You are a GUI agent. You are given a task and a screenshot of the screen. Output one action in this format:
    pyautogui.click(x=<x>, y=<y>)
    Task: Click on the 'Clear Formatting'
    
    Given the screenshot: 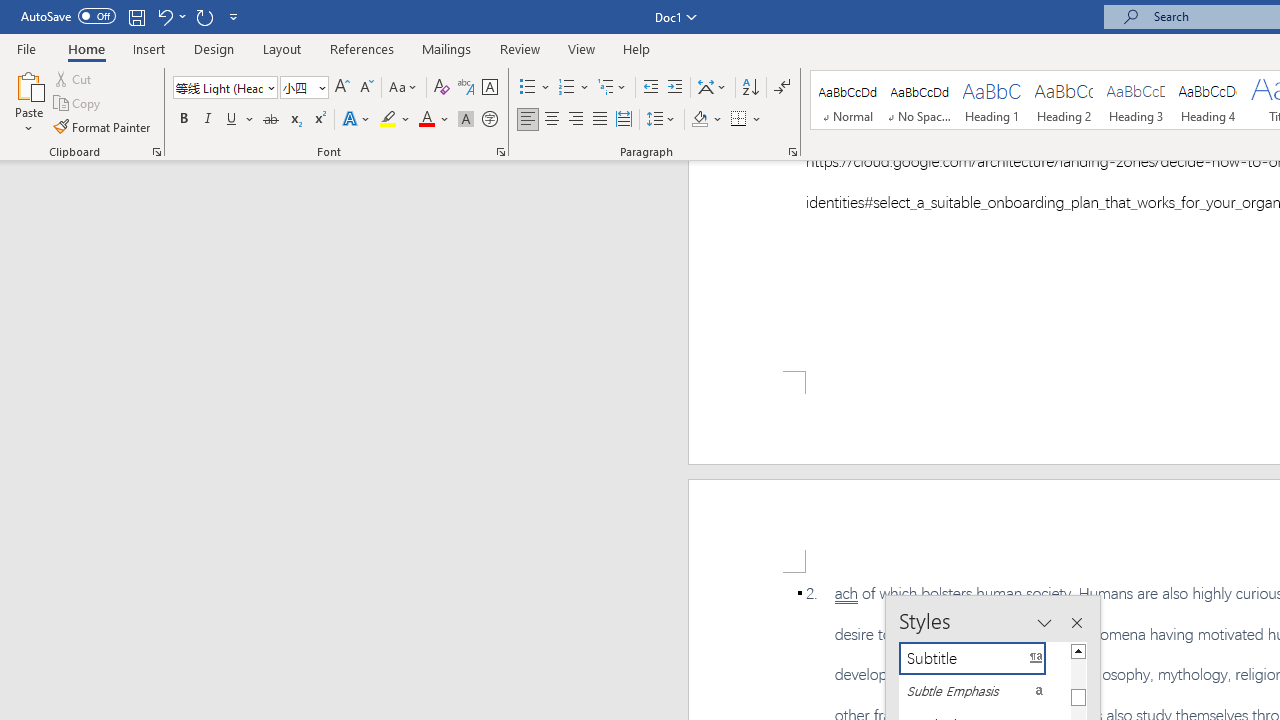 What is the action you would take?
    pyautogui.click(x=441, y=86)
    